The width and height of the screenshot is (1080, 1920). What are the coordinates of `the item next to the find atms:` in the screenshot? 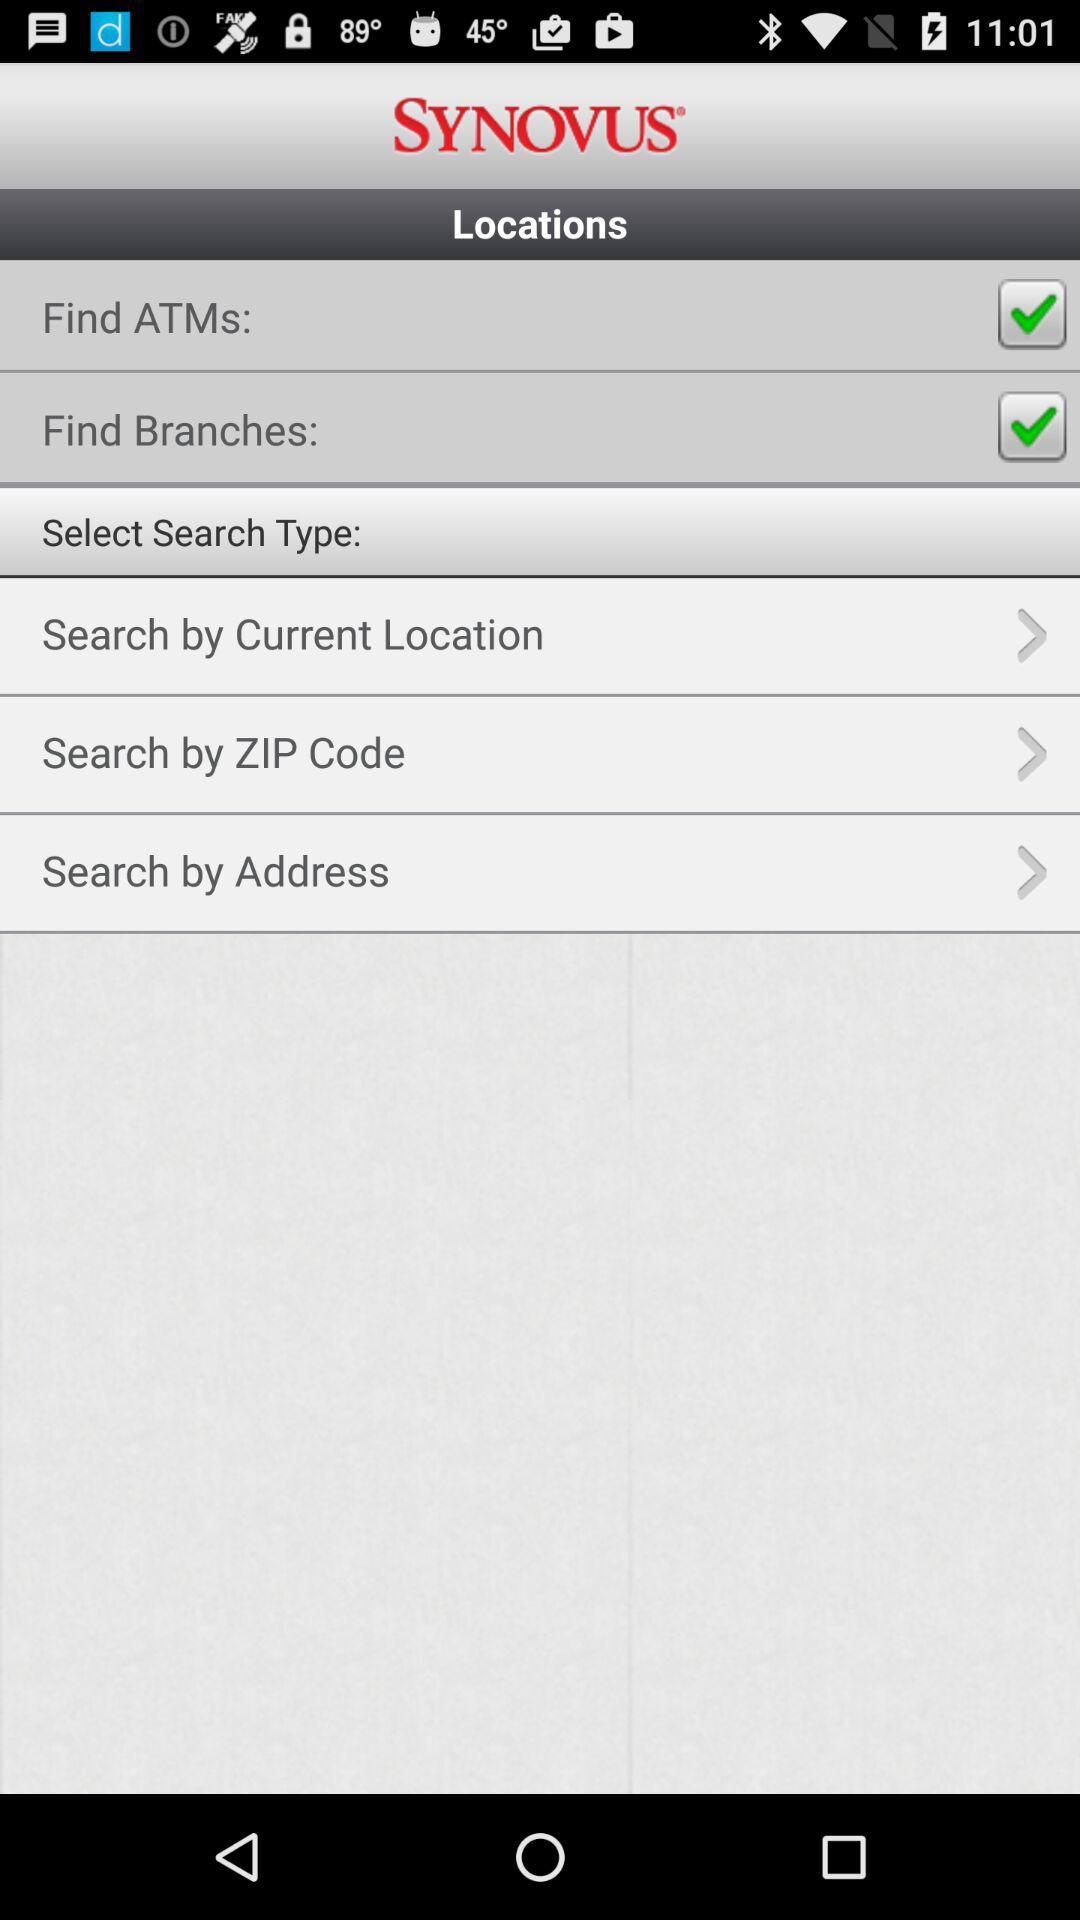 It's located at (1032, 314).